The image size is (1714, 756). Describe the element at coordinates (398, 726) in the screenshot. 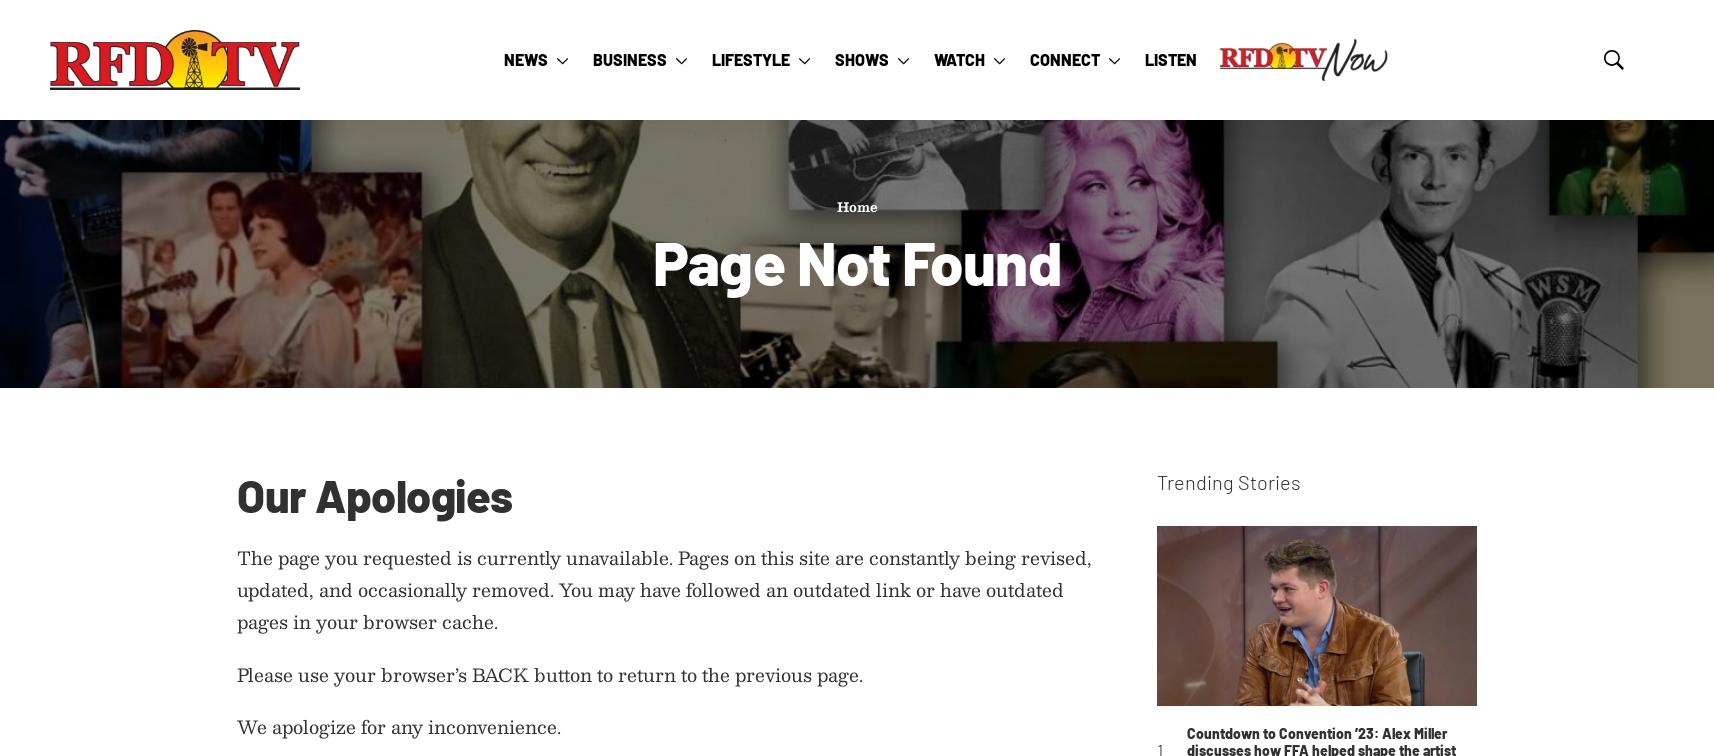

I see `'We apologize for any inconvenience.'` at that location.